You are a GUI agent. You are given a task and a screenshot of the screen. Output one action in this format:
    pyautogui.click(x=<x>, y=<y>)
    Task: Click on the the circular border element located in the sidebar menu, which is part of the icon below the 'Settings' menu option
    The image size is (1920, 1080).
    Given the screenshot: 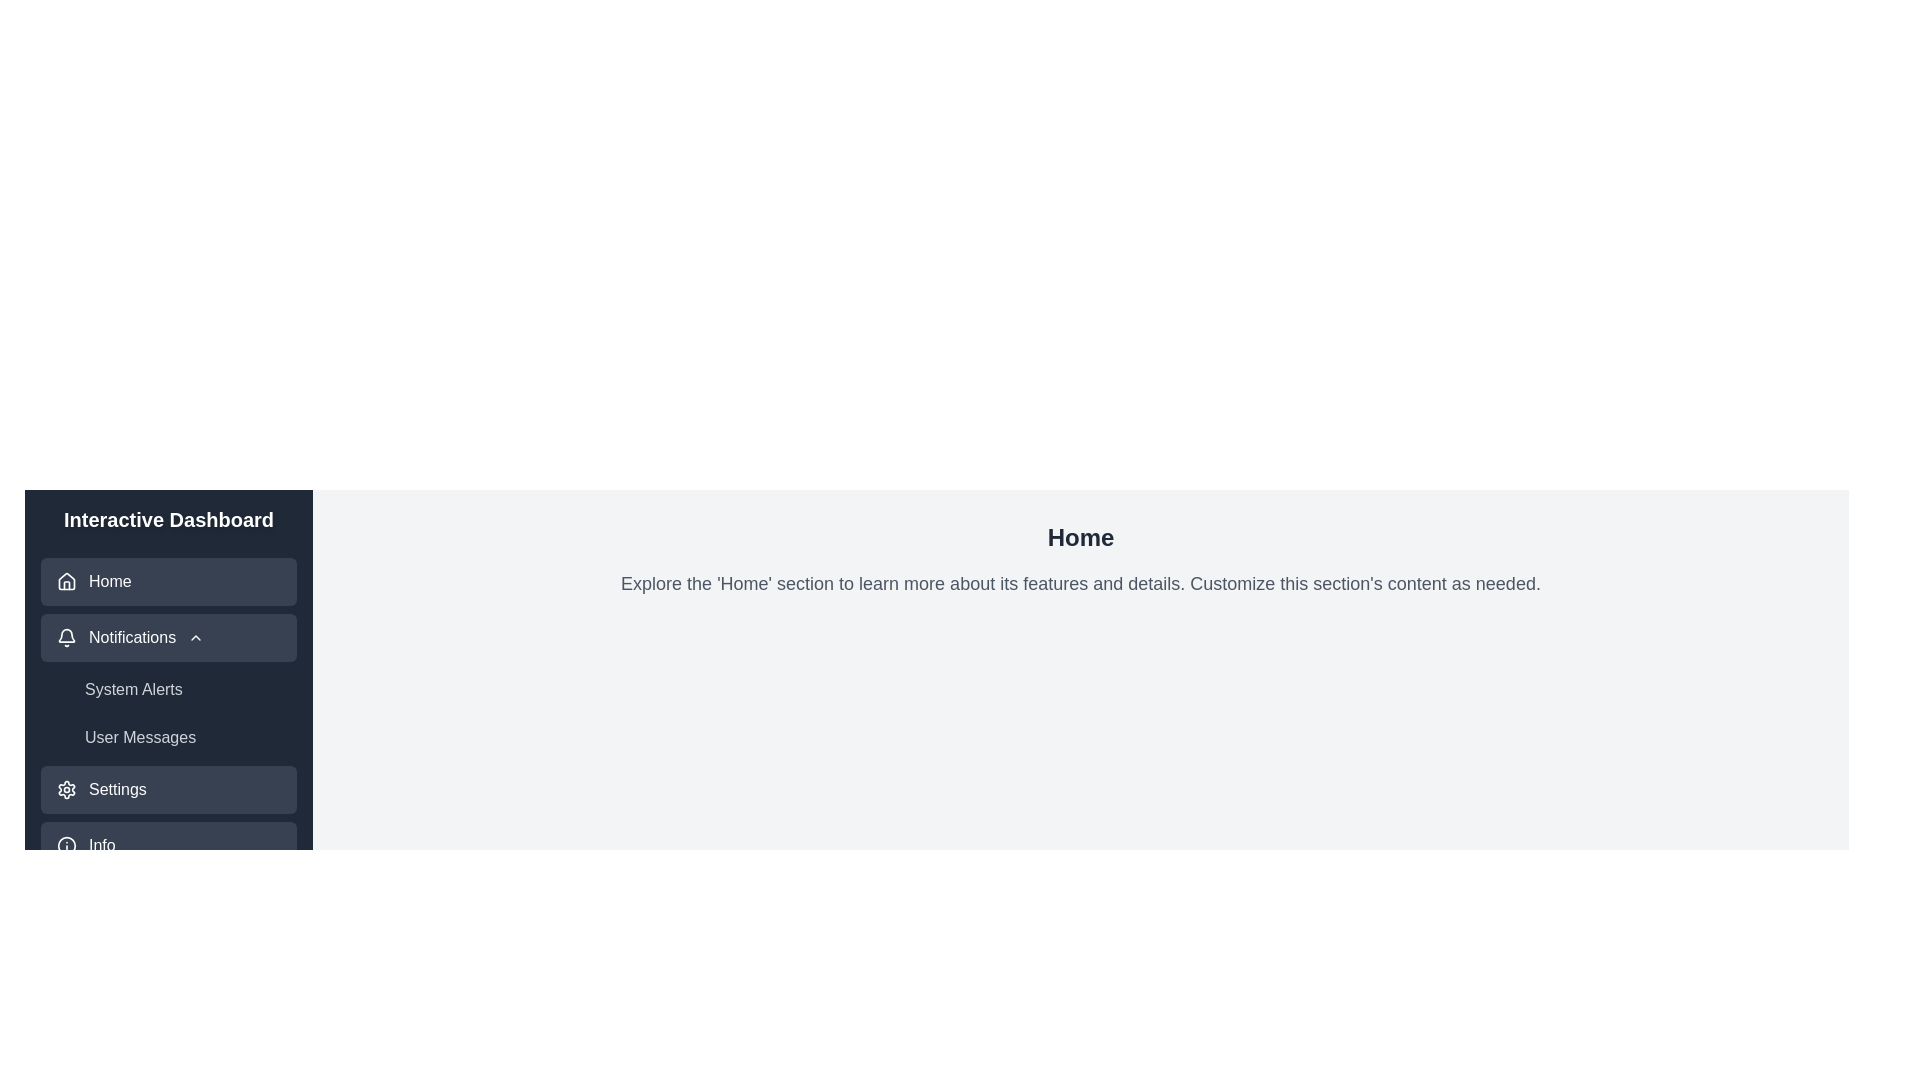 What is the action you would take?
    pyautogui.click(x=67, y=845)
    